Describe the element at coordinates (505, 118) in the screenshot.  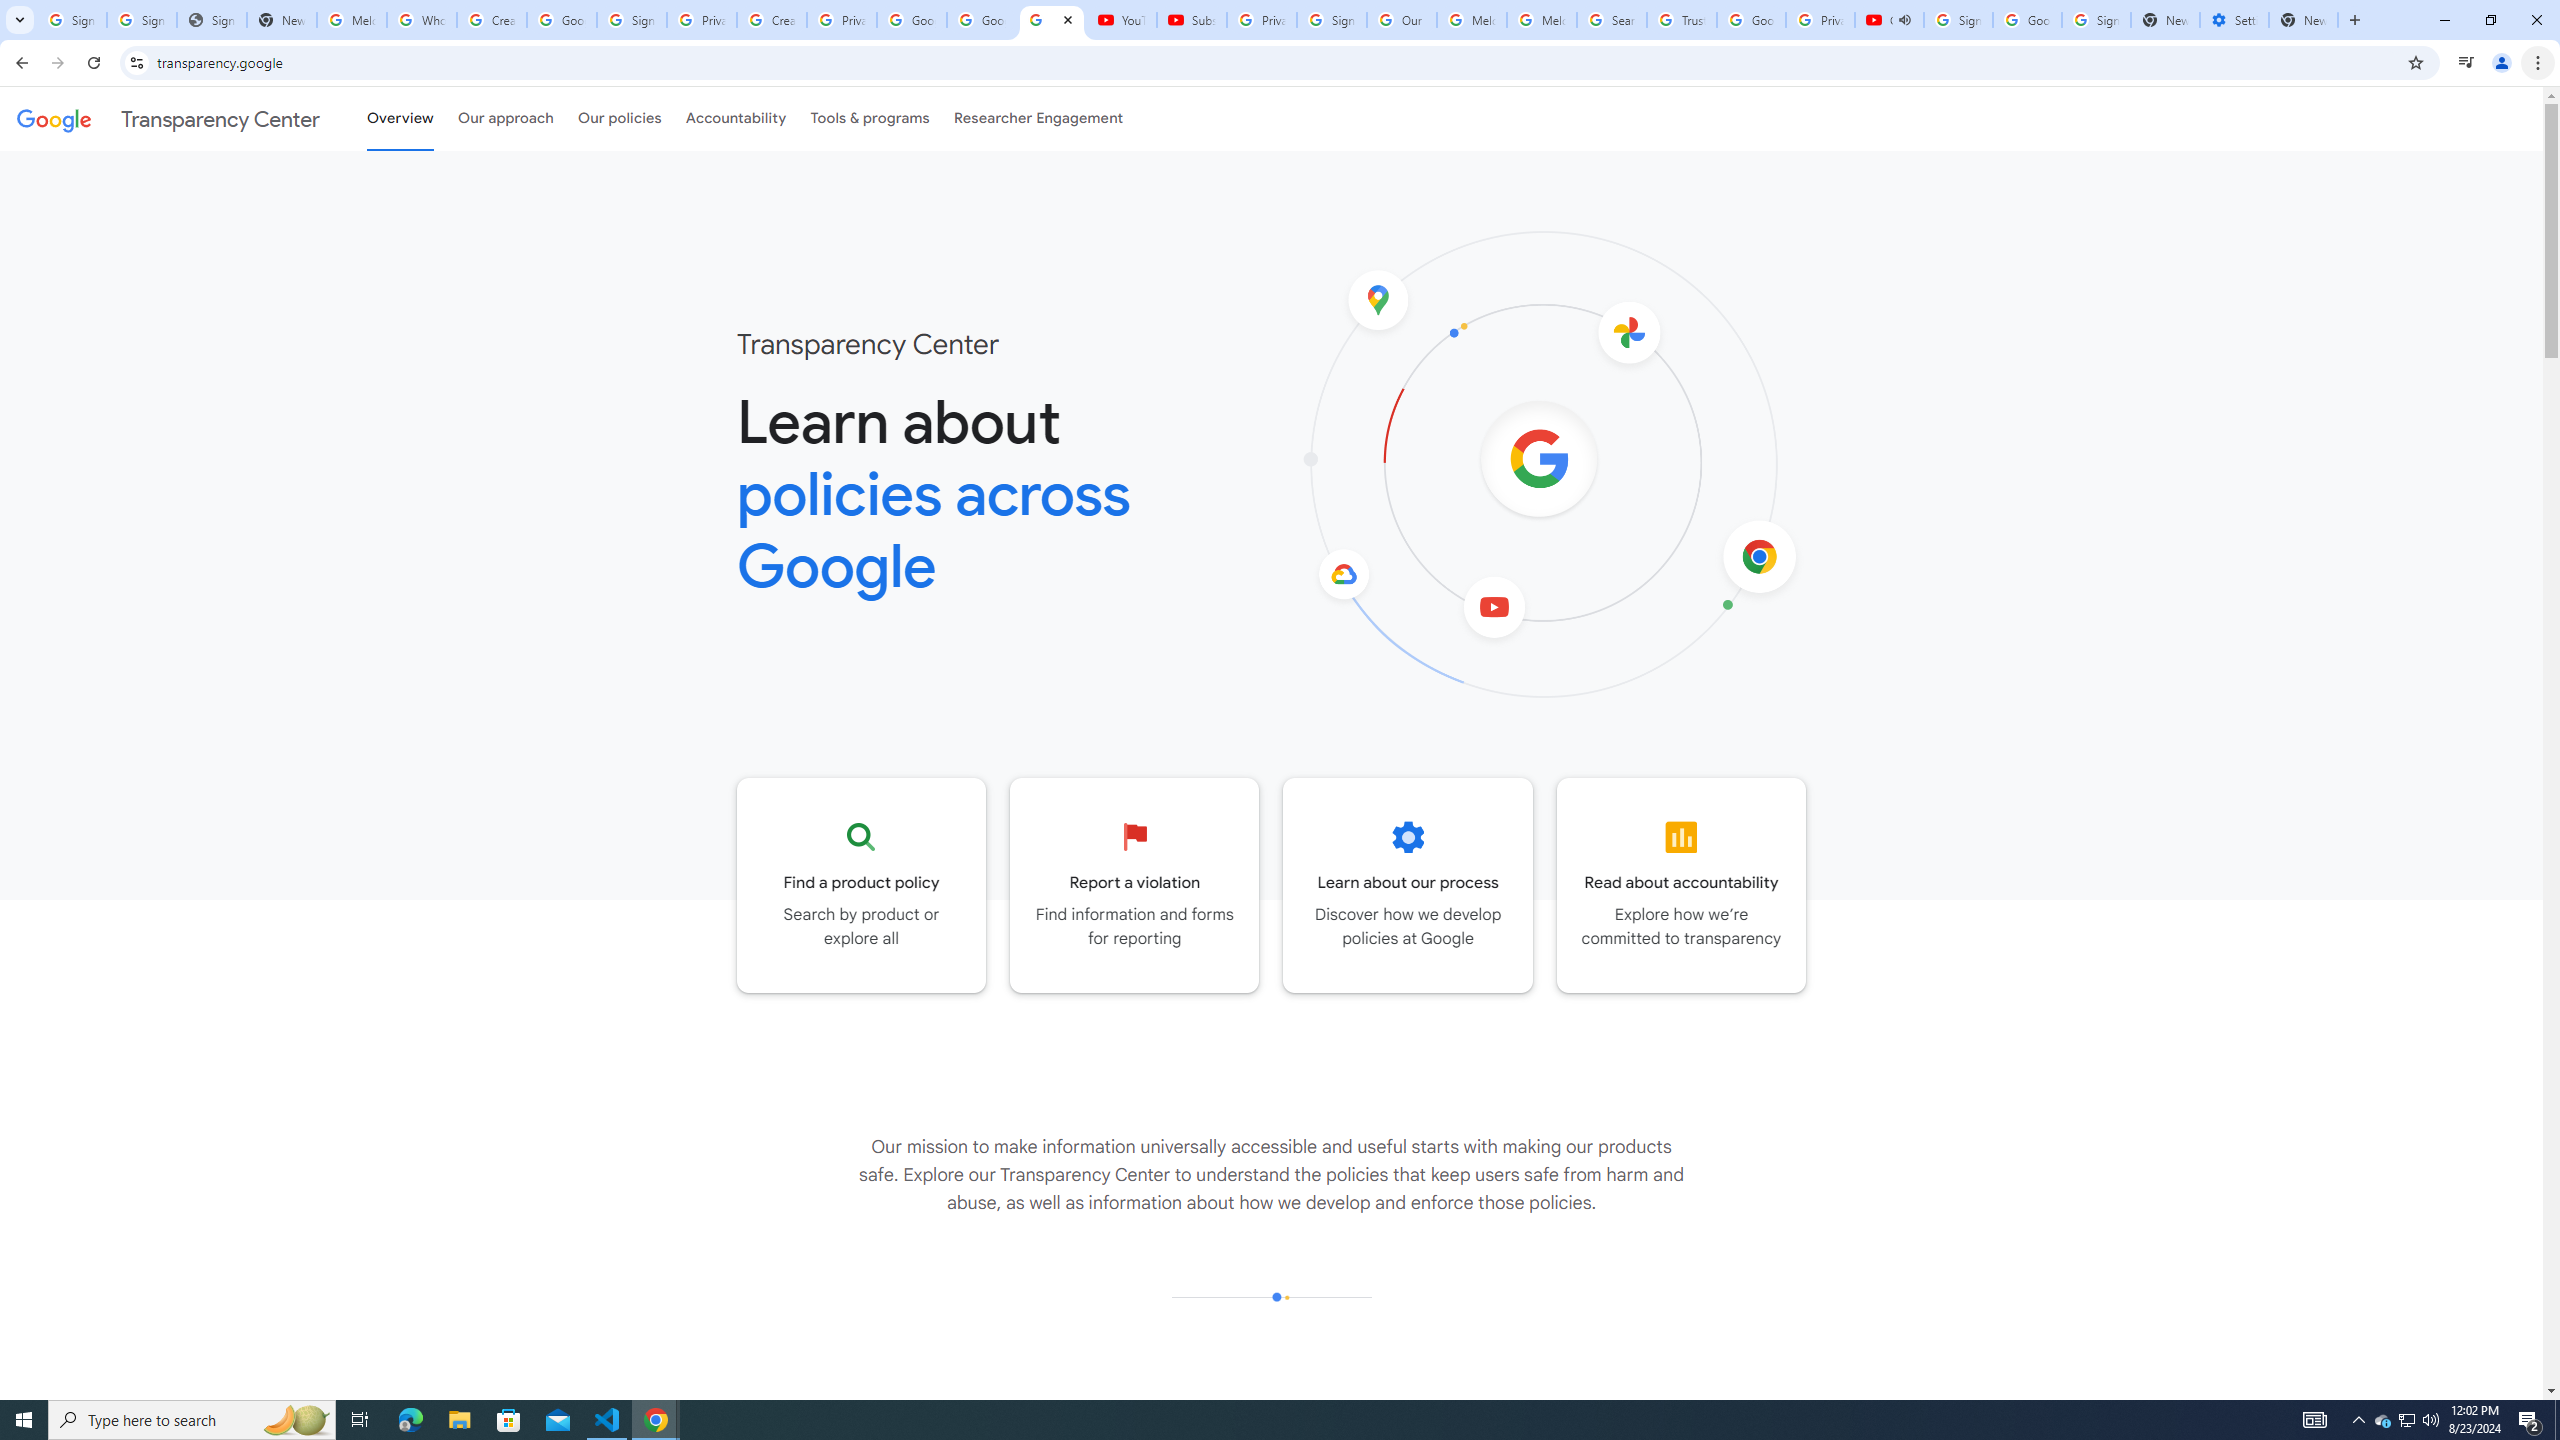
I see `'Our approach'` at that location.